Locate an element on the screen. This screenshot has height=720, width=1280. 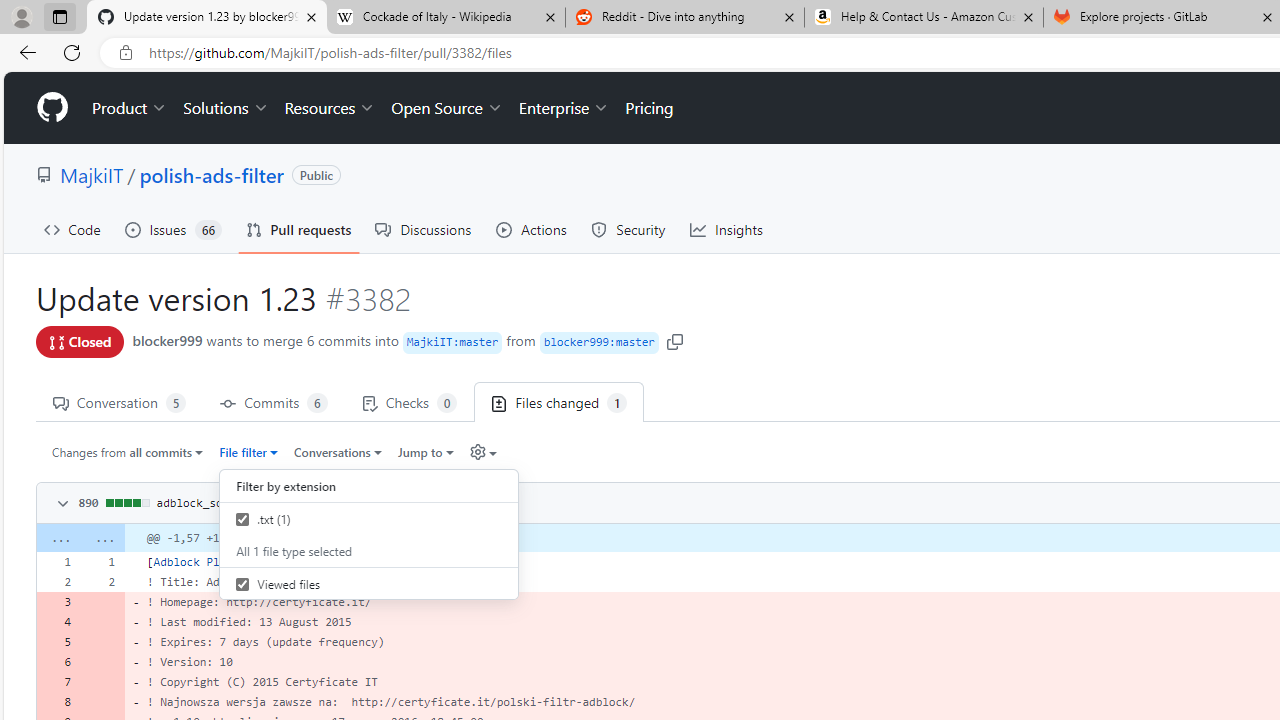
'All 1 file type selected' is located at coordinates (369, 551).